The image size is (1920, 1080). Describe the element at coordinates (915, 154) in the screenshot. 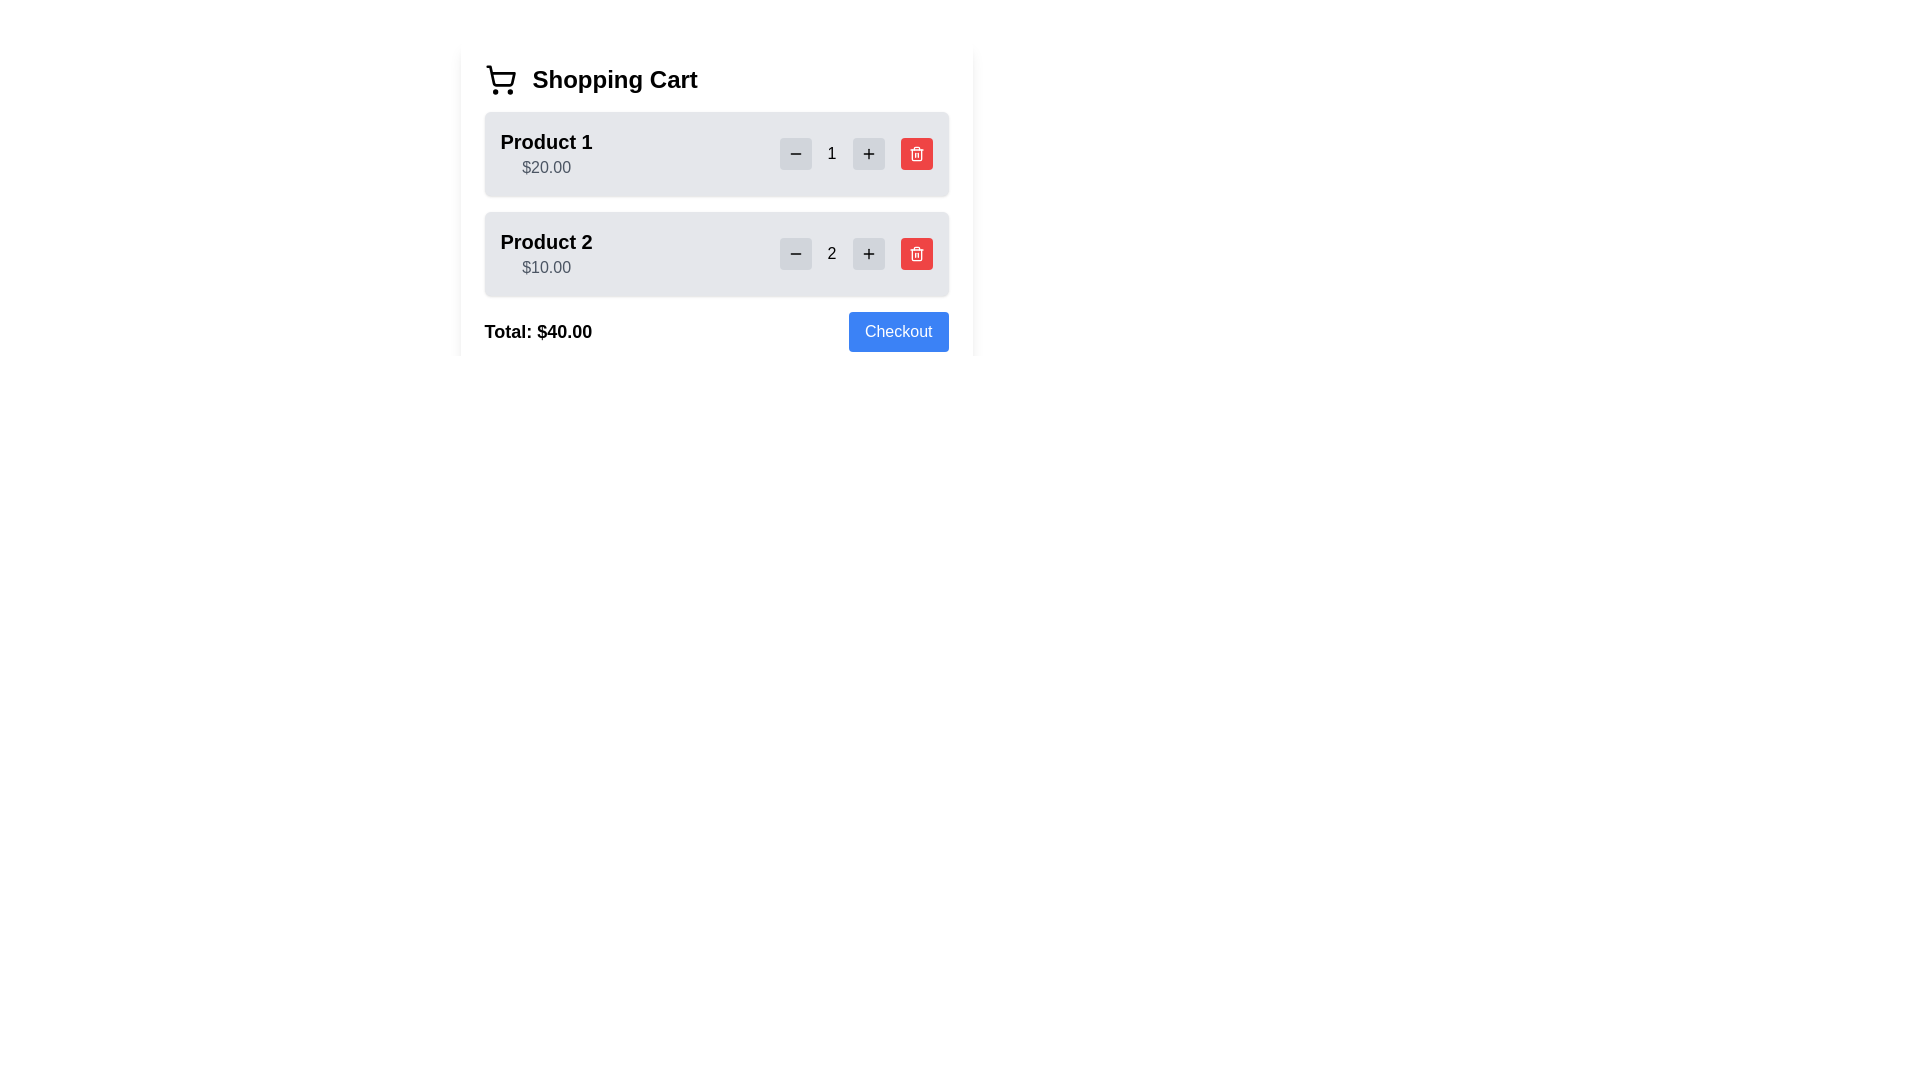

I see `the red trash bin icon located at the far right of the second product's row in the shopping cart` at that location.